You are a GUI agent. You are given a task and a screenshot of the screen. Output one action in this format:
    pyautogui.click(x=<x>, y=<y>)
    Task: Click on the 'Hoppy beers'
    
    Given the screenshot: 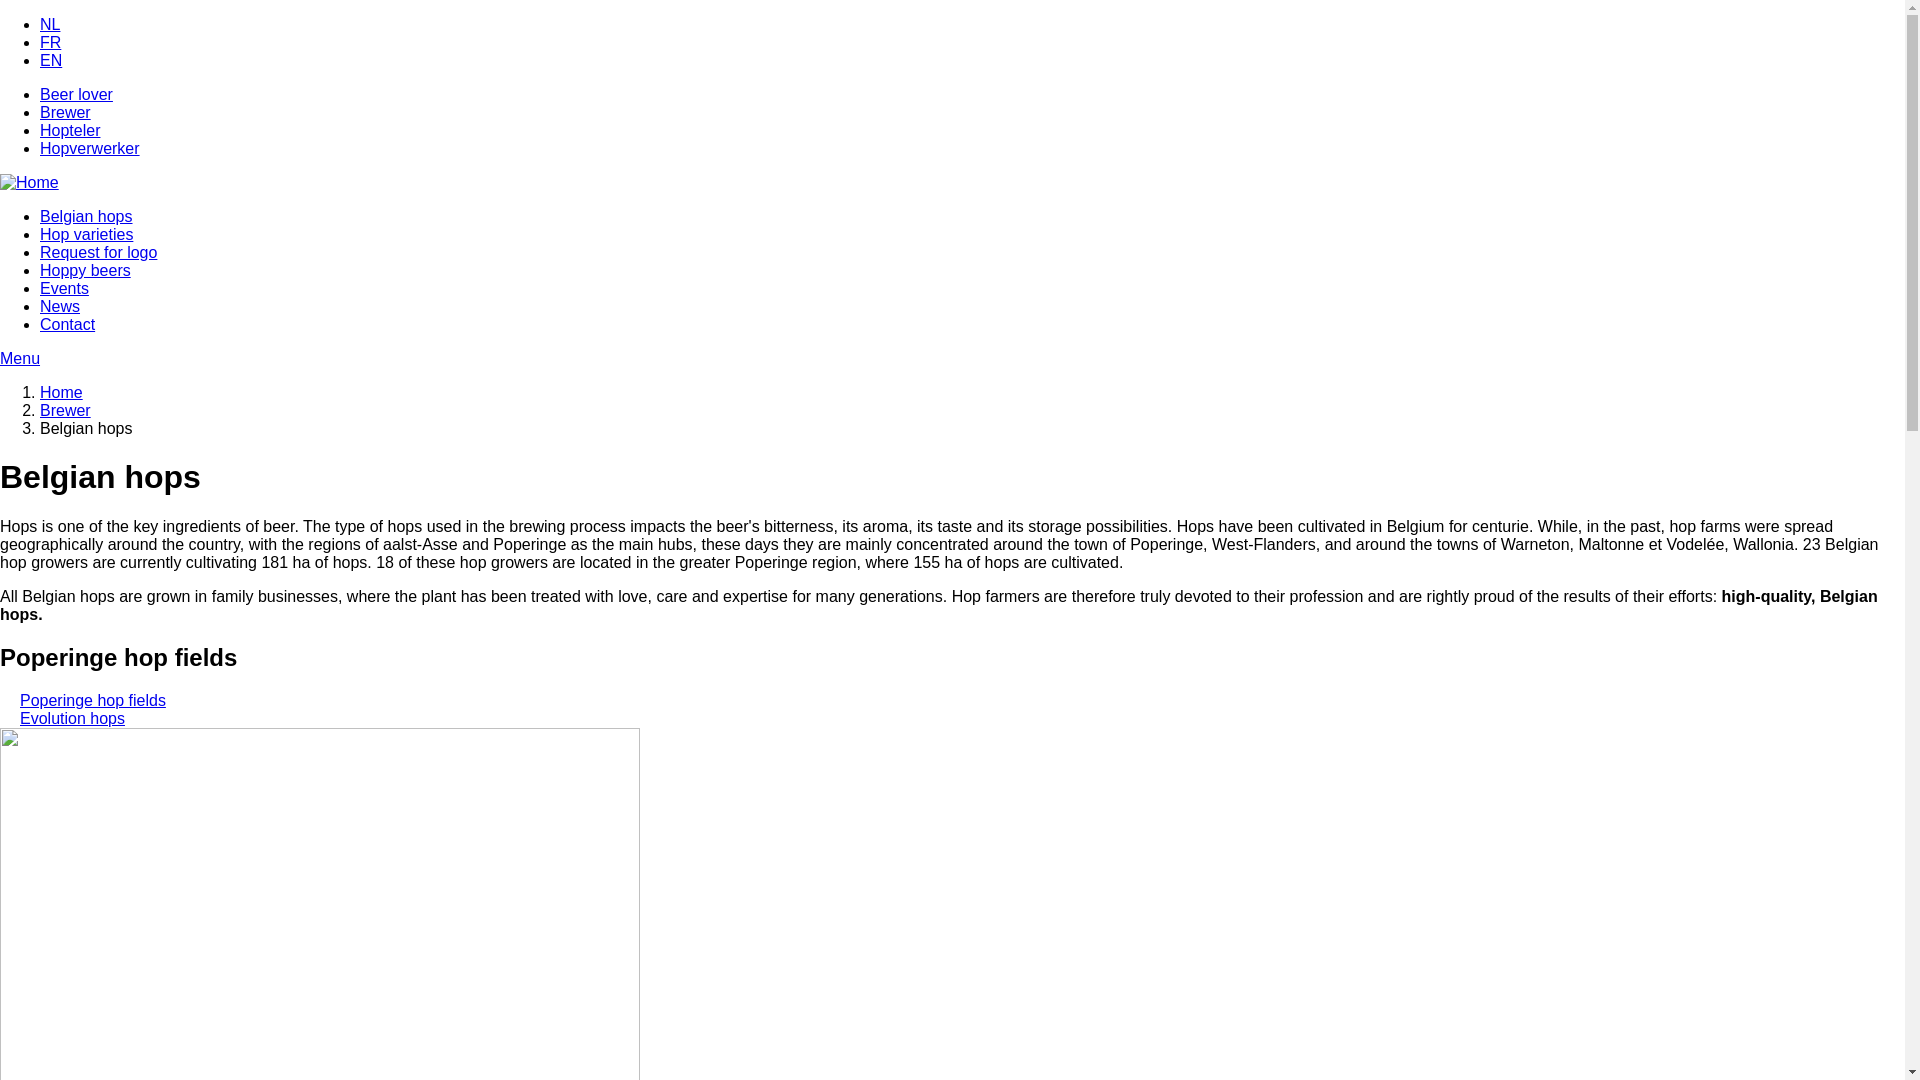 What is the action you would take?
    pyautogui.click(x=84, y=270)
    